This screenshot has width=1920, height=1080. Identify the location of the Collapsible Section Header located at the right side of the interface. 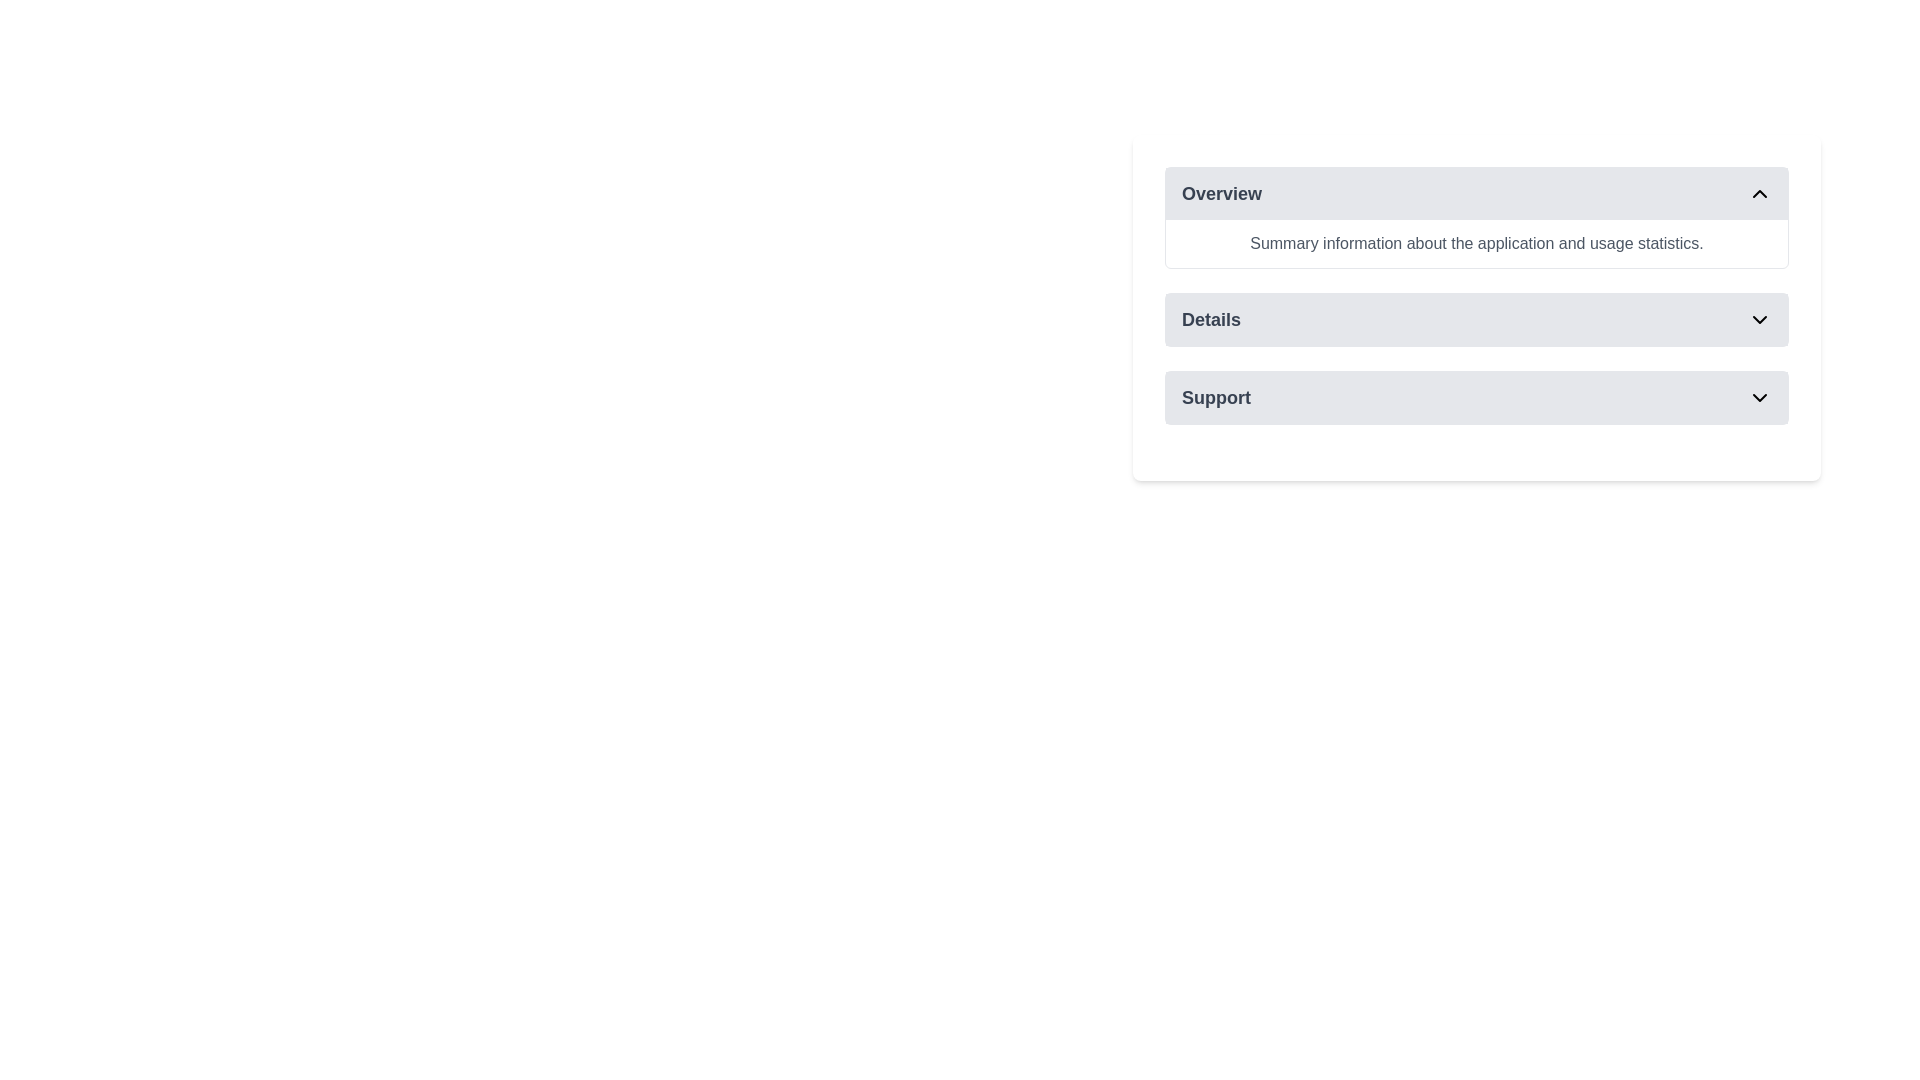
(1477, 218).